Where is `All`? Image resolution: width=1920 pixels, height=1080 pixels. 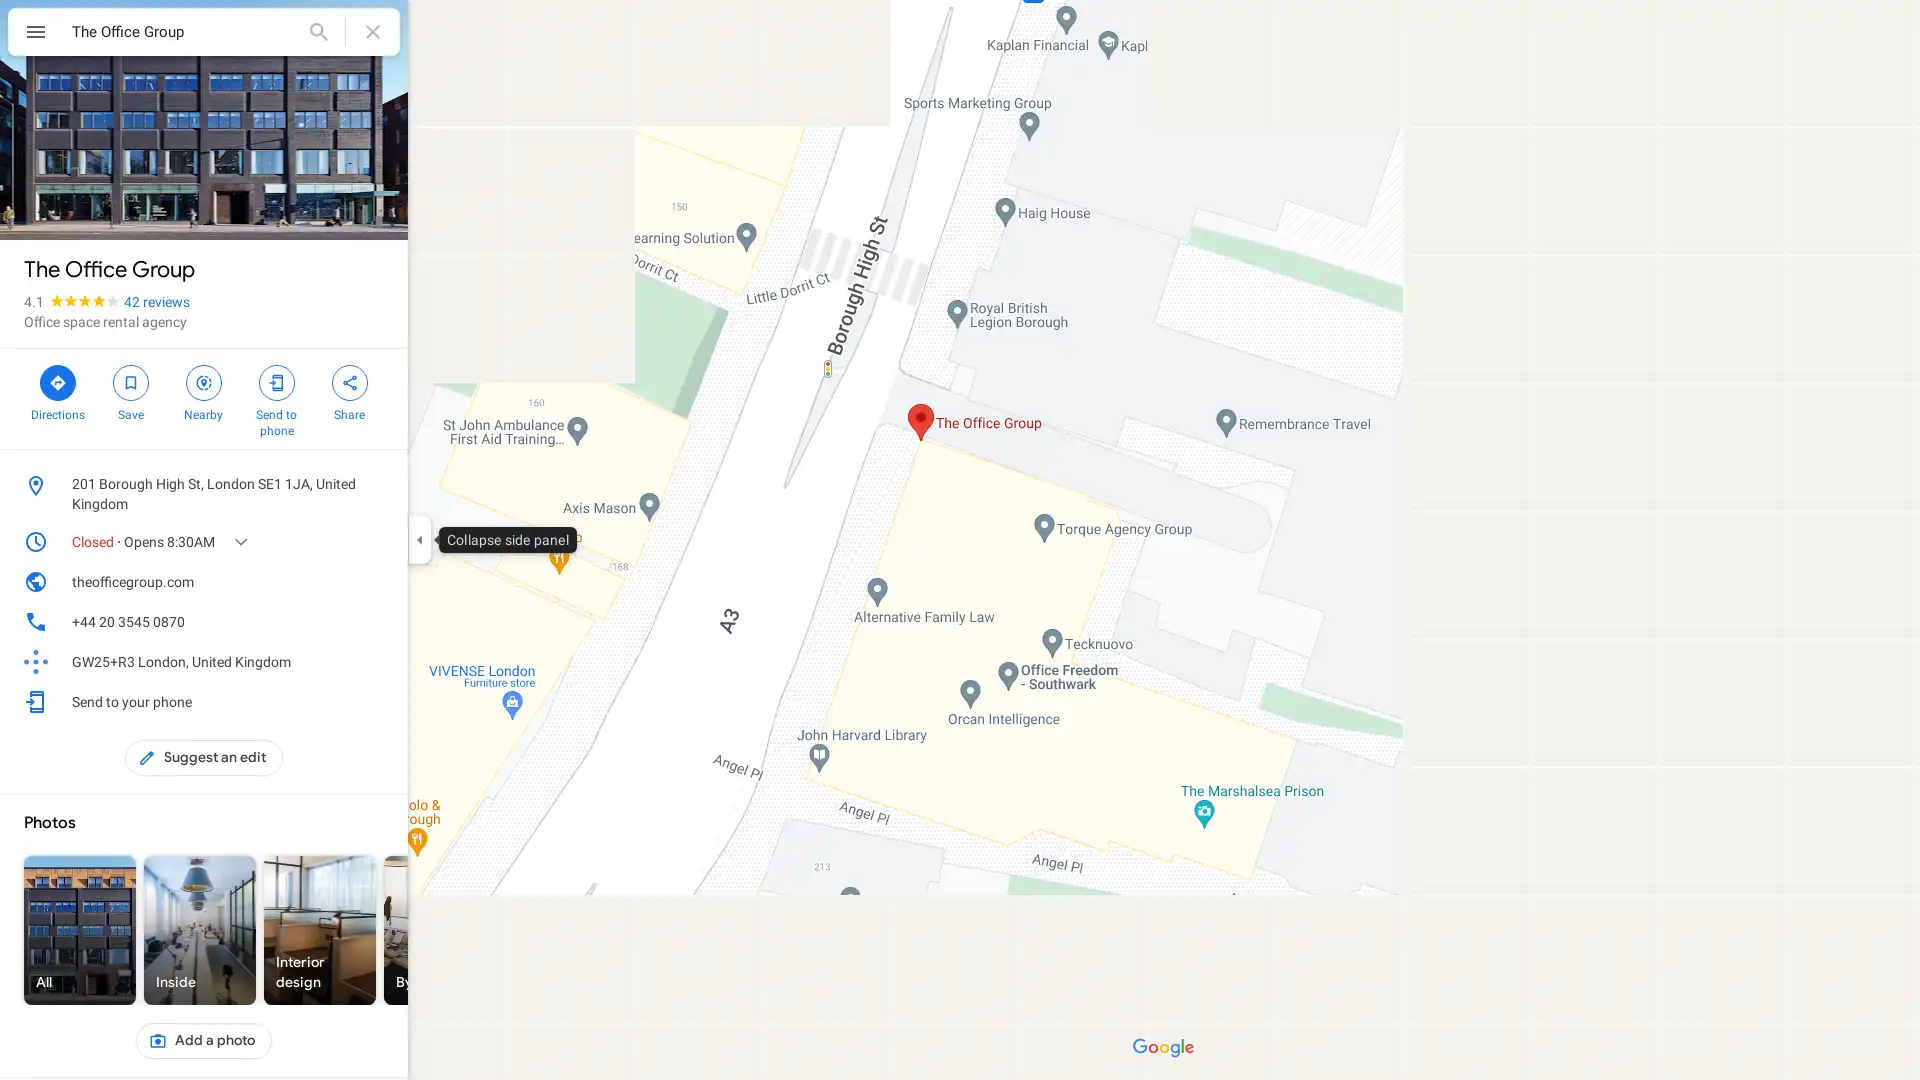 All is located at coordinates (80, 930).